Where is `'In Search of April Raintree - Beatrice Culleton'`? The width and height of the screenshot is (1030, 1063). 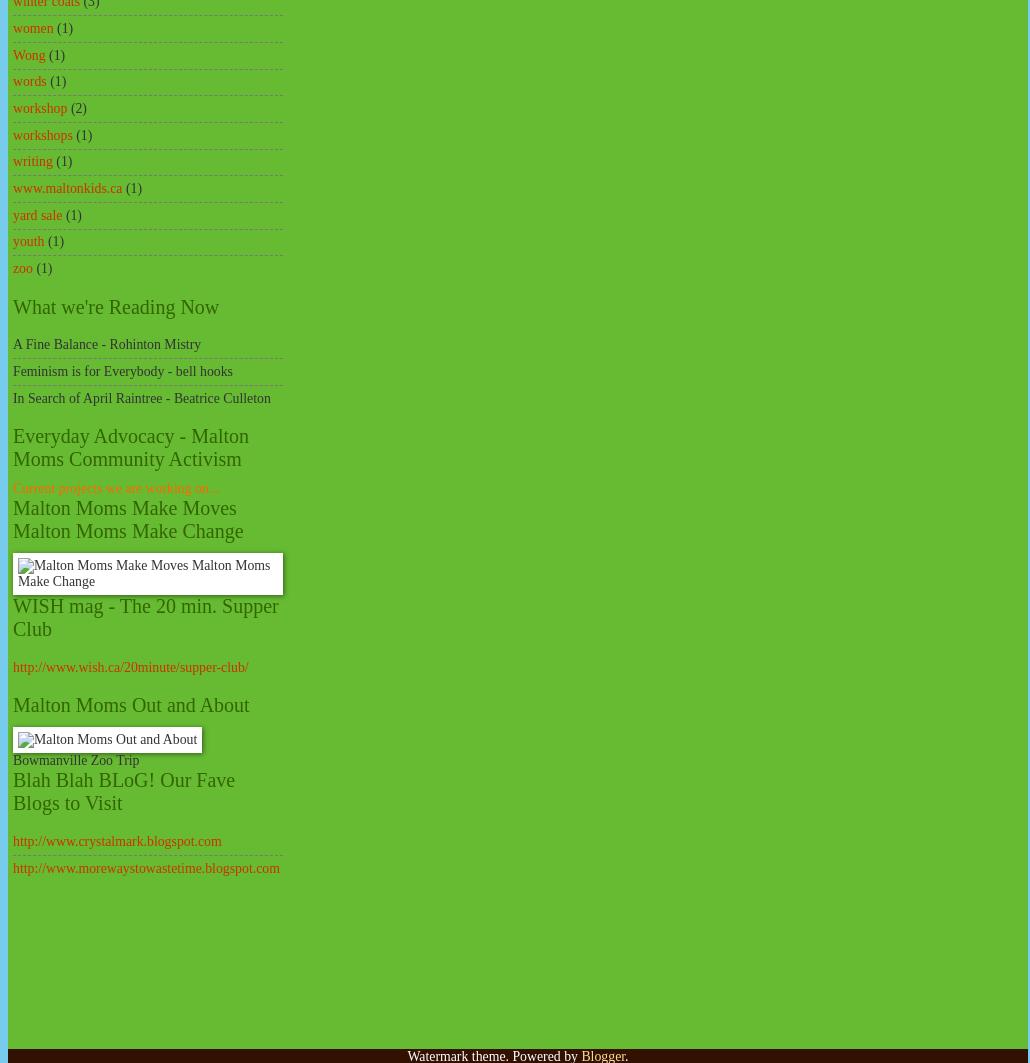 'In Search of April Raintree - Beatrice Culleton' is located at coordinates (140, 397).